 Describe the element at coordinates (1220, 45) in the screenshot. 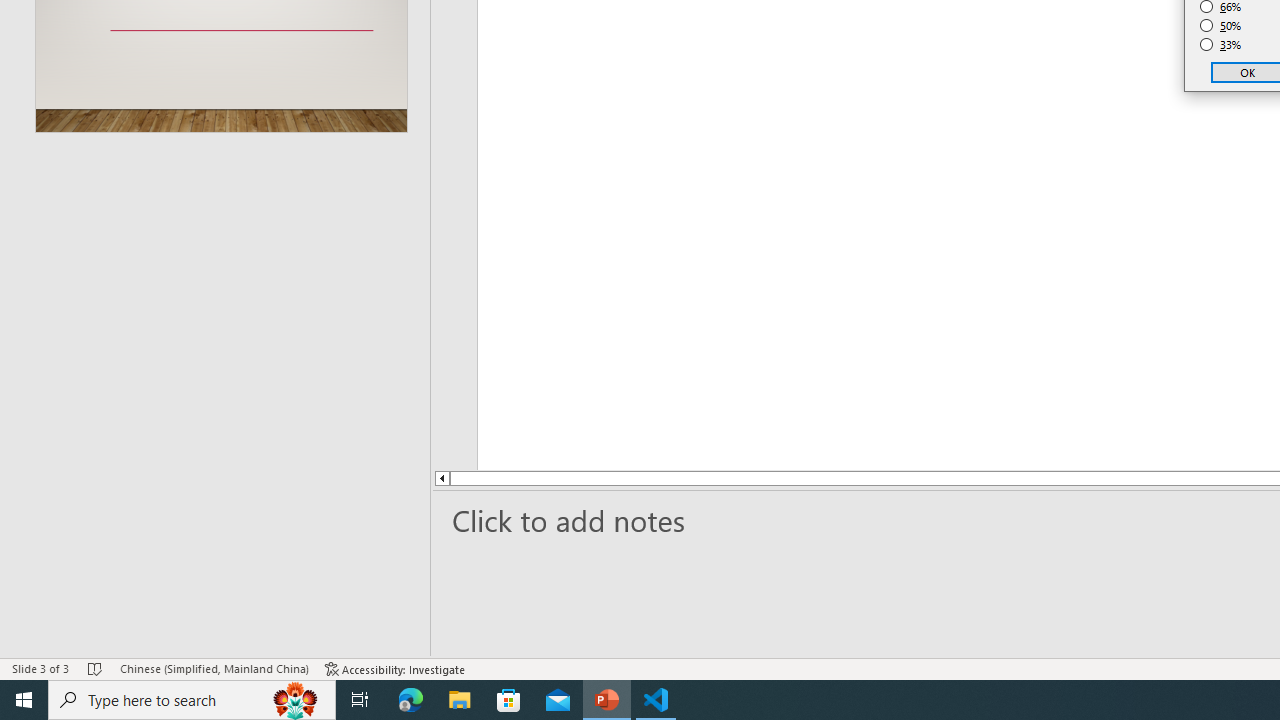

I see `'33%'` at that location.